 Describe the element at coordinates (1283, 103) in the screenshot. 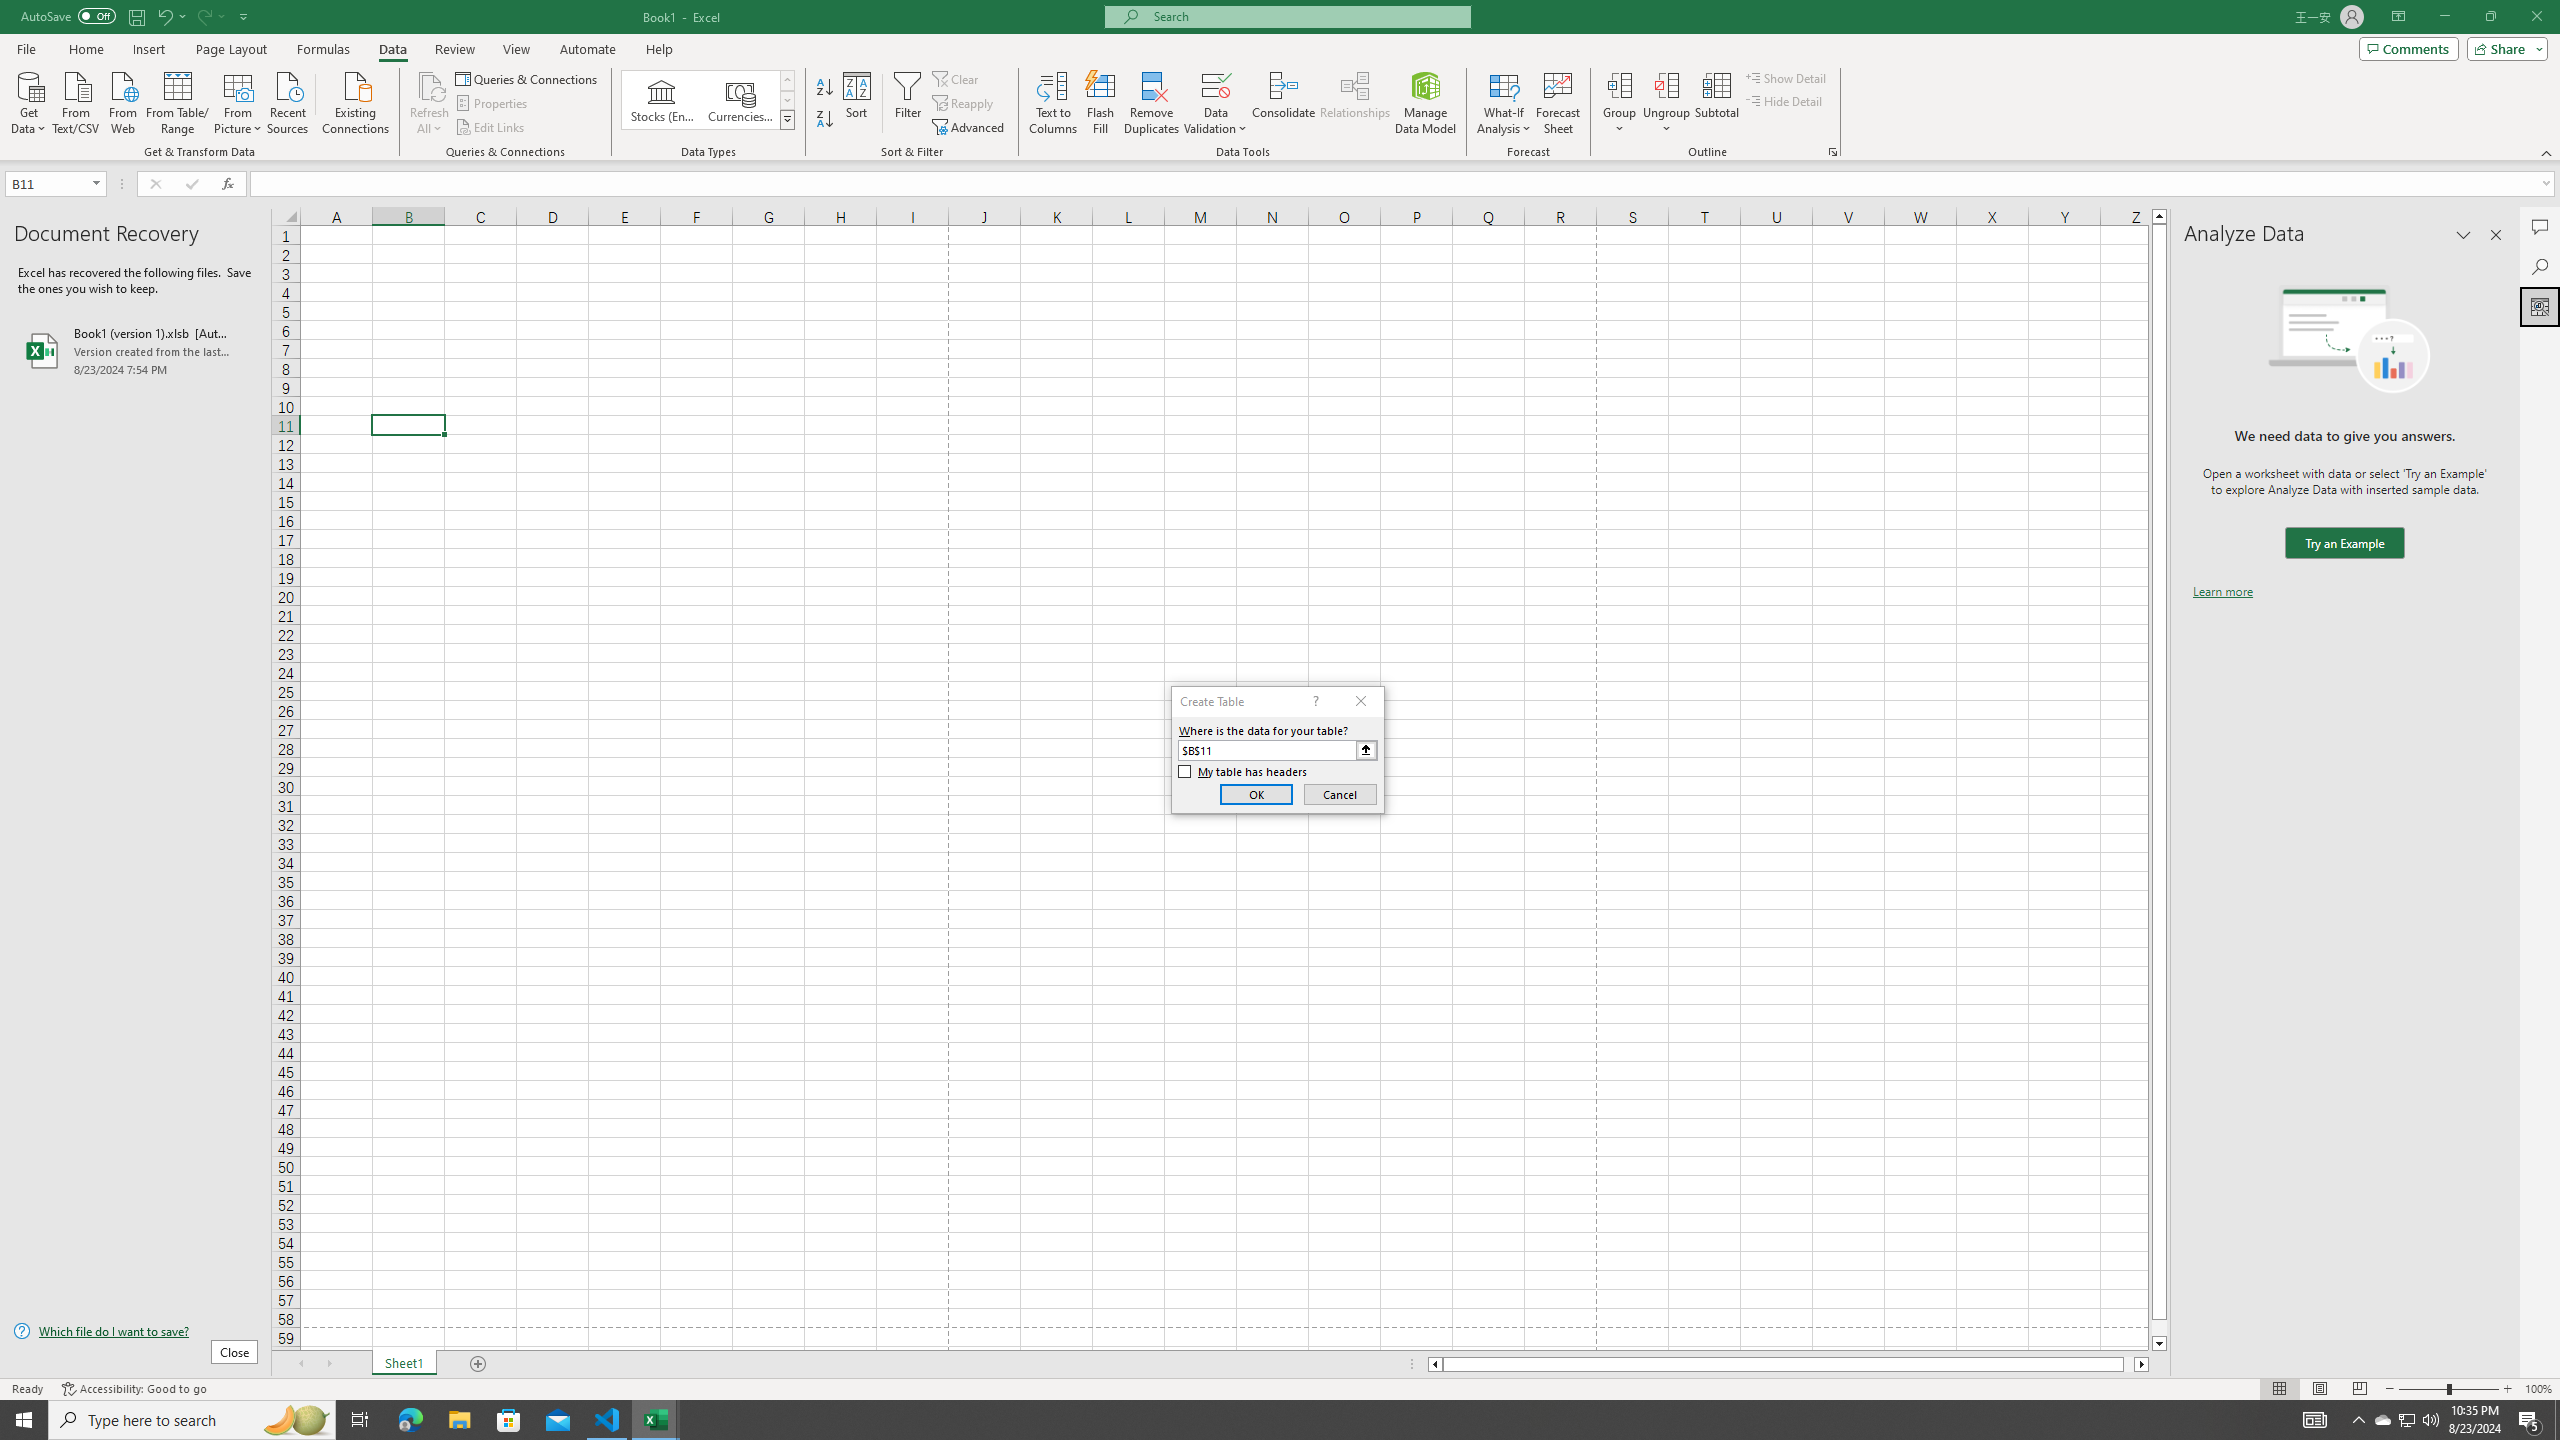

I see `'Consolidate...'` at that location.